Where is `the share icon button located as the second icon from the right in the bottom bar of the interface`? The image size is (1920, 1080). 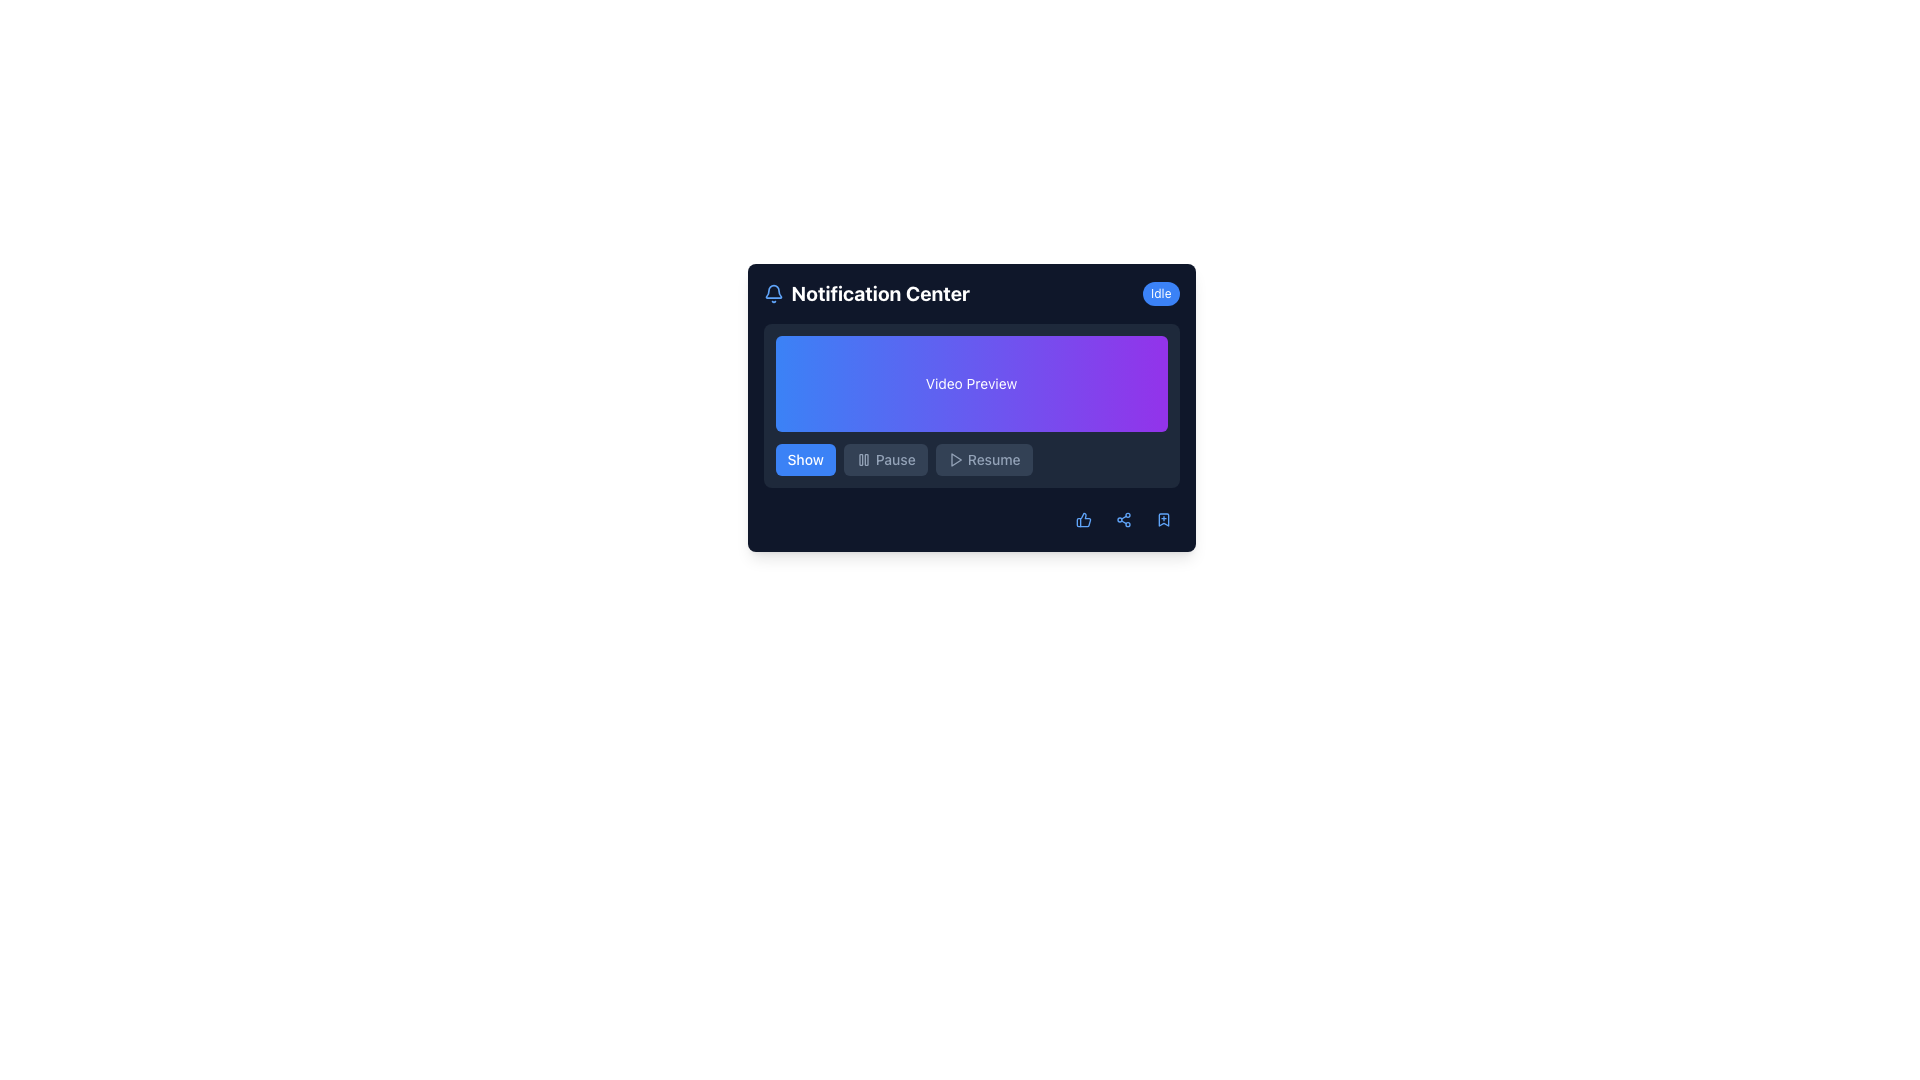 the share icon button located as the second icon from the right in the bottom bar of the interface is located at coordinates (1123, 519).